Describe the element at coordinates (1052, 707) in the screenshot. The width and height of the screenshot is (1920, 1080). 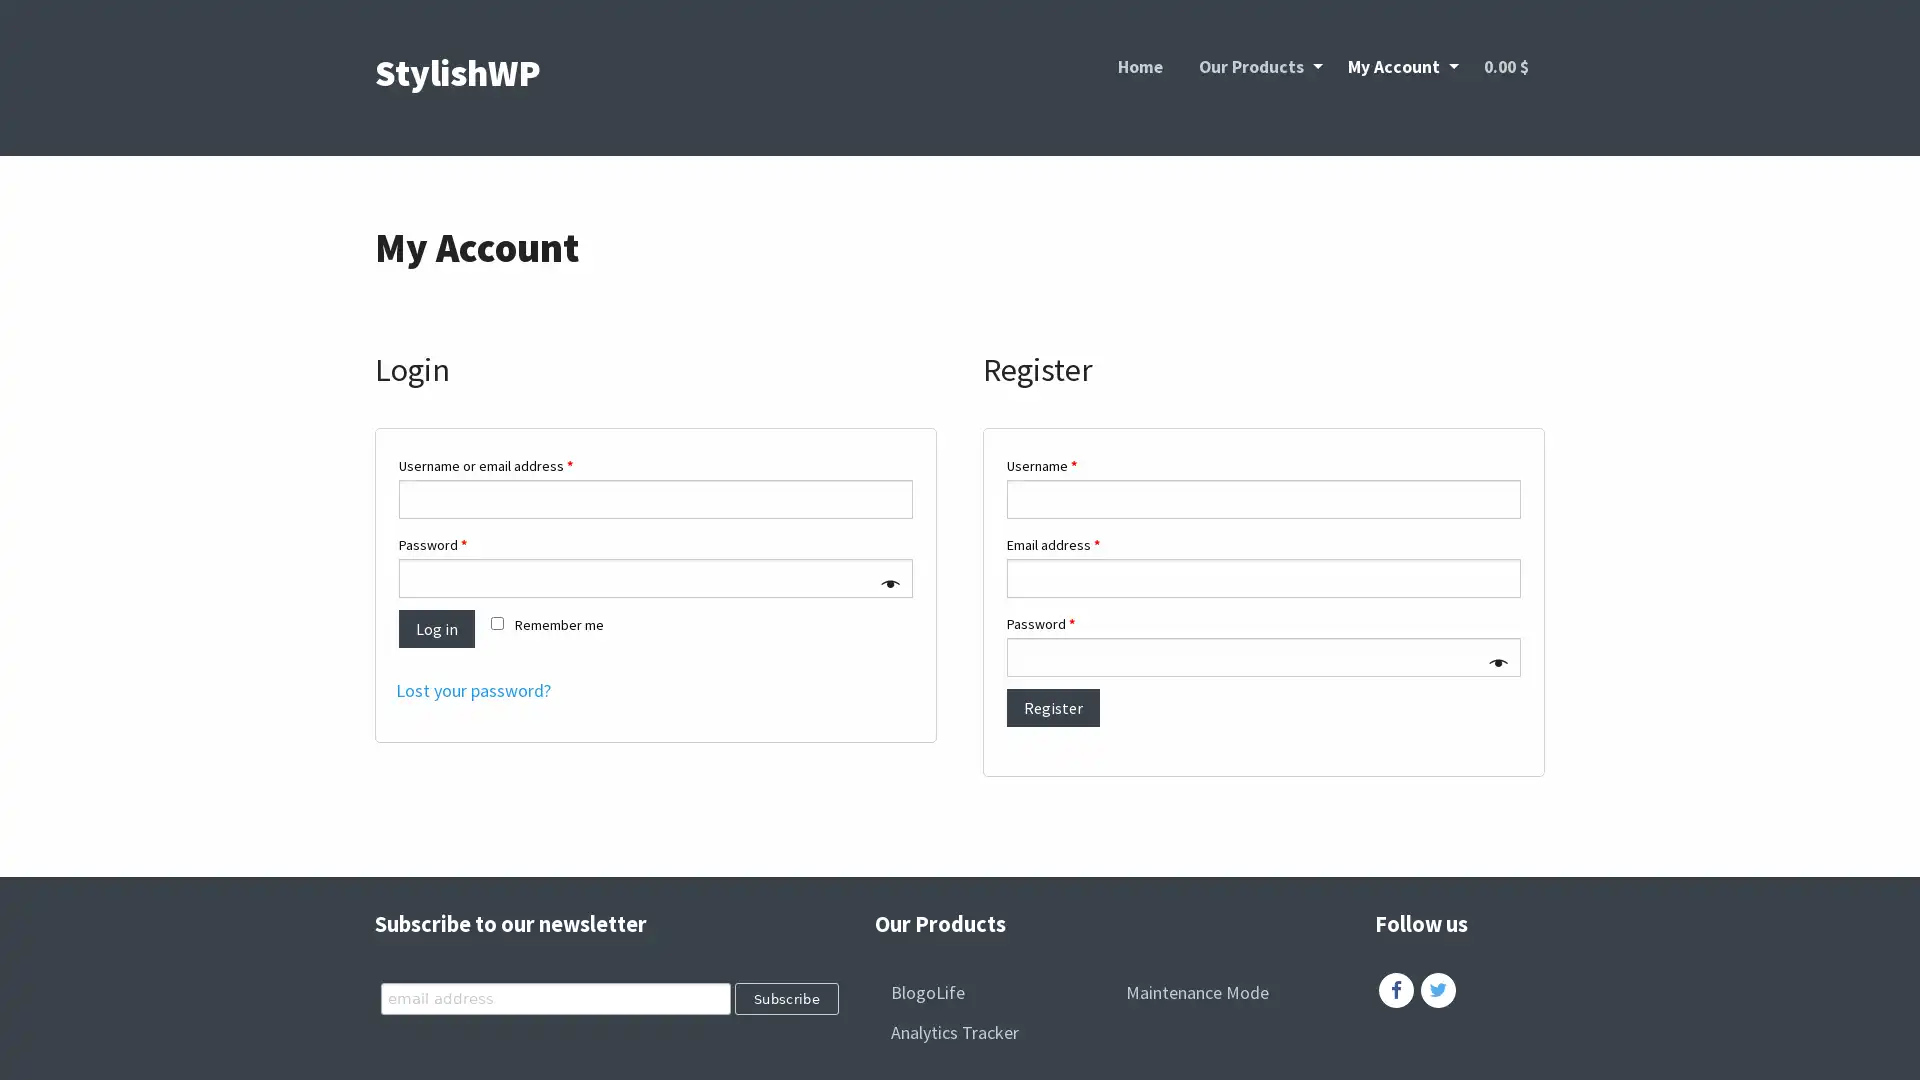
I see `Register` at that location.